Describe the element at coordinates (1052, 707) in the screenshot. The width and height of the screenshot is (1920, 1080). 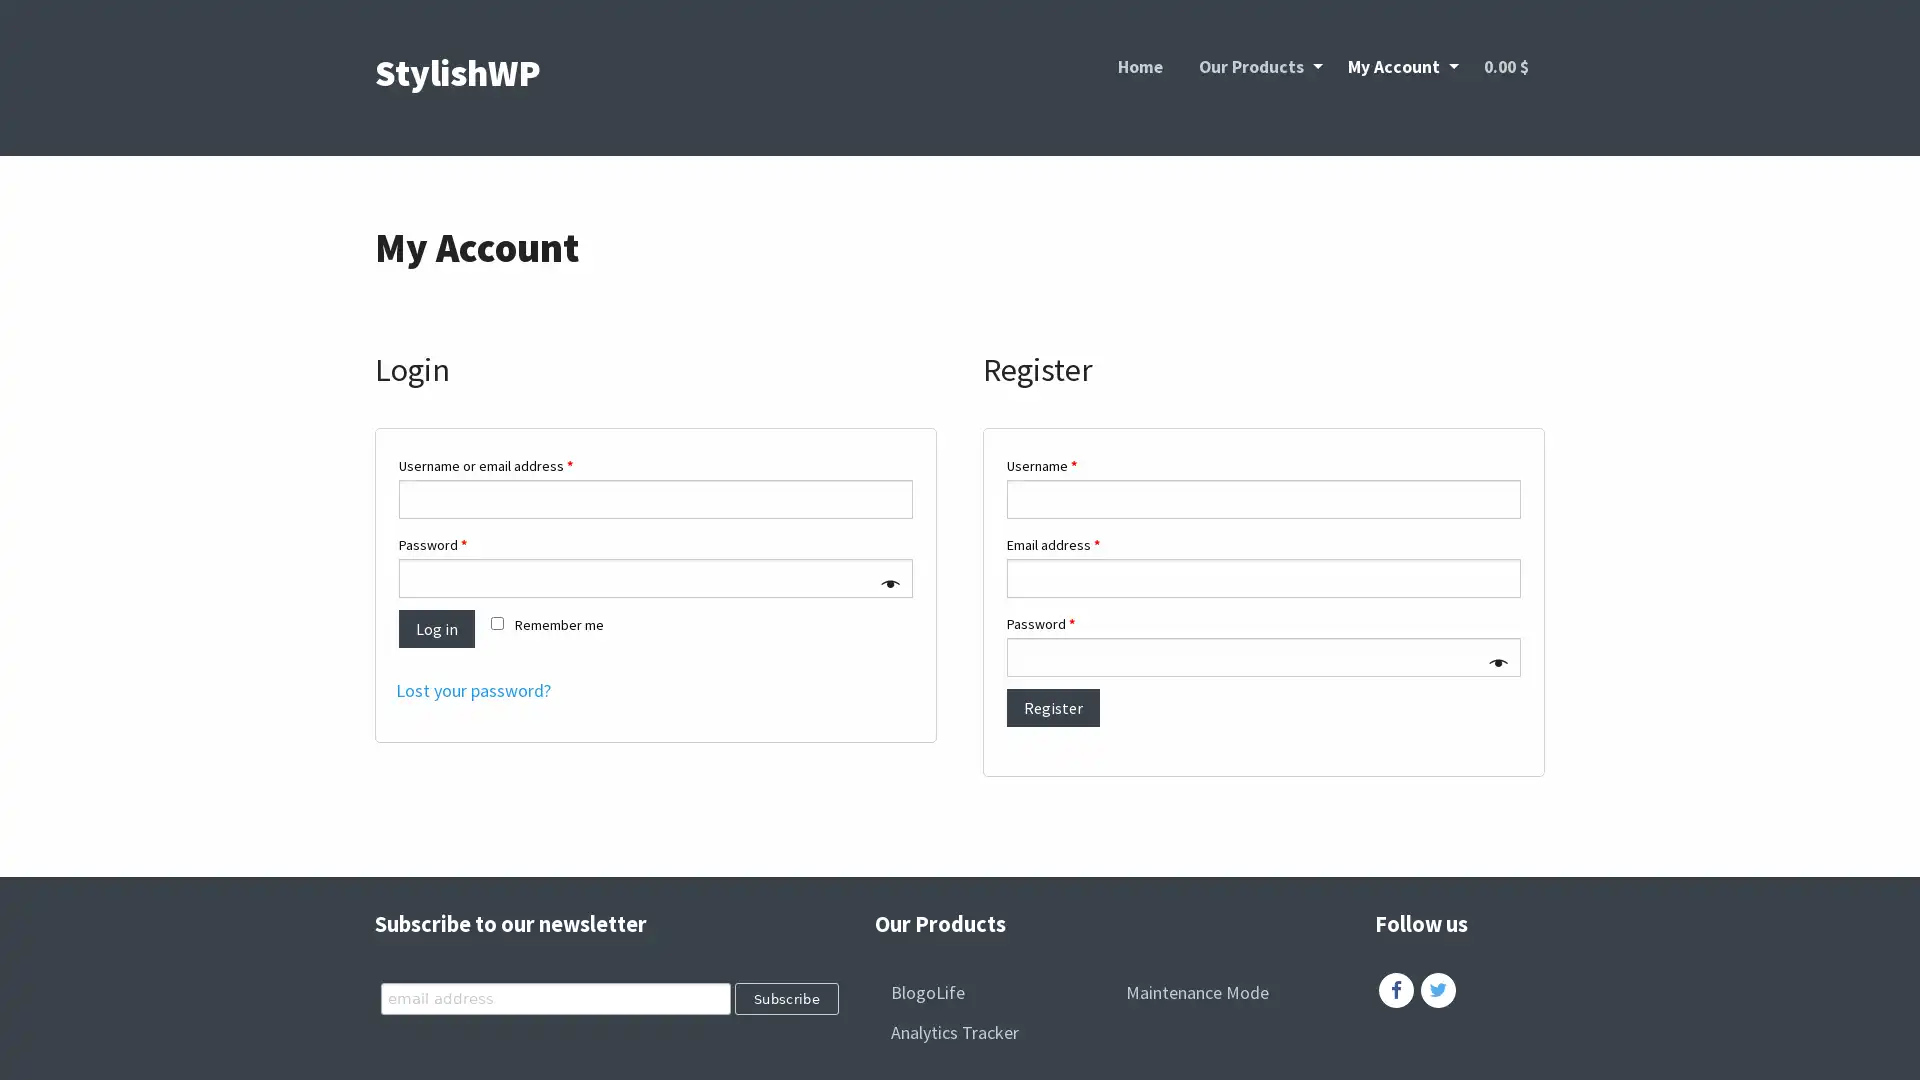
I see `Register` at that location.